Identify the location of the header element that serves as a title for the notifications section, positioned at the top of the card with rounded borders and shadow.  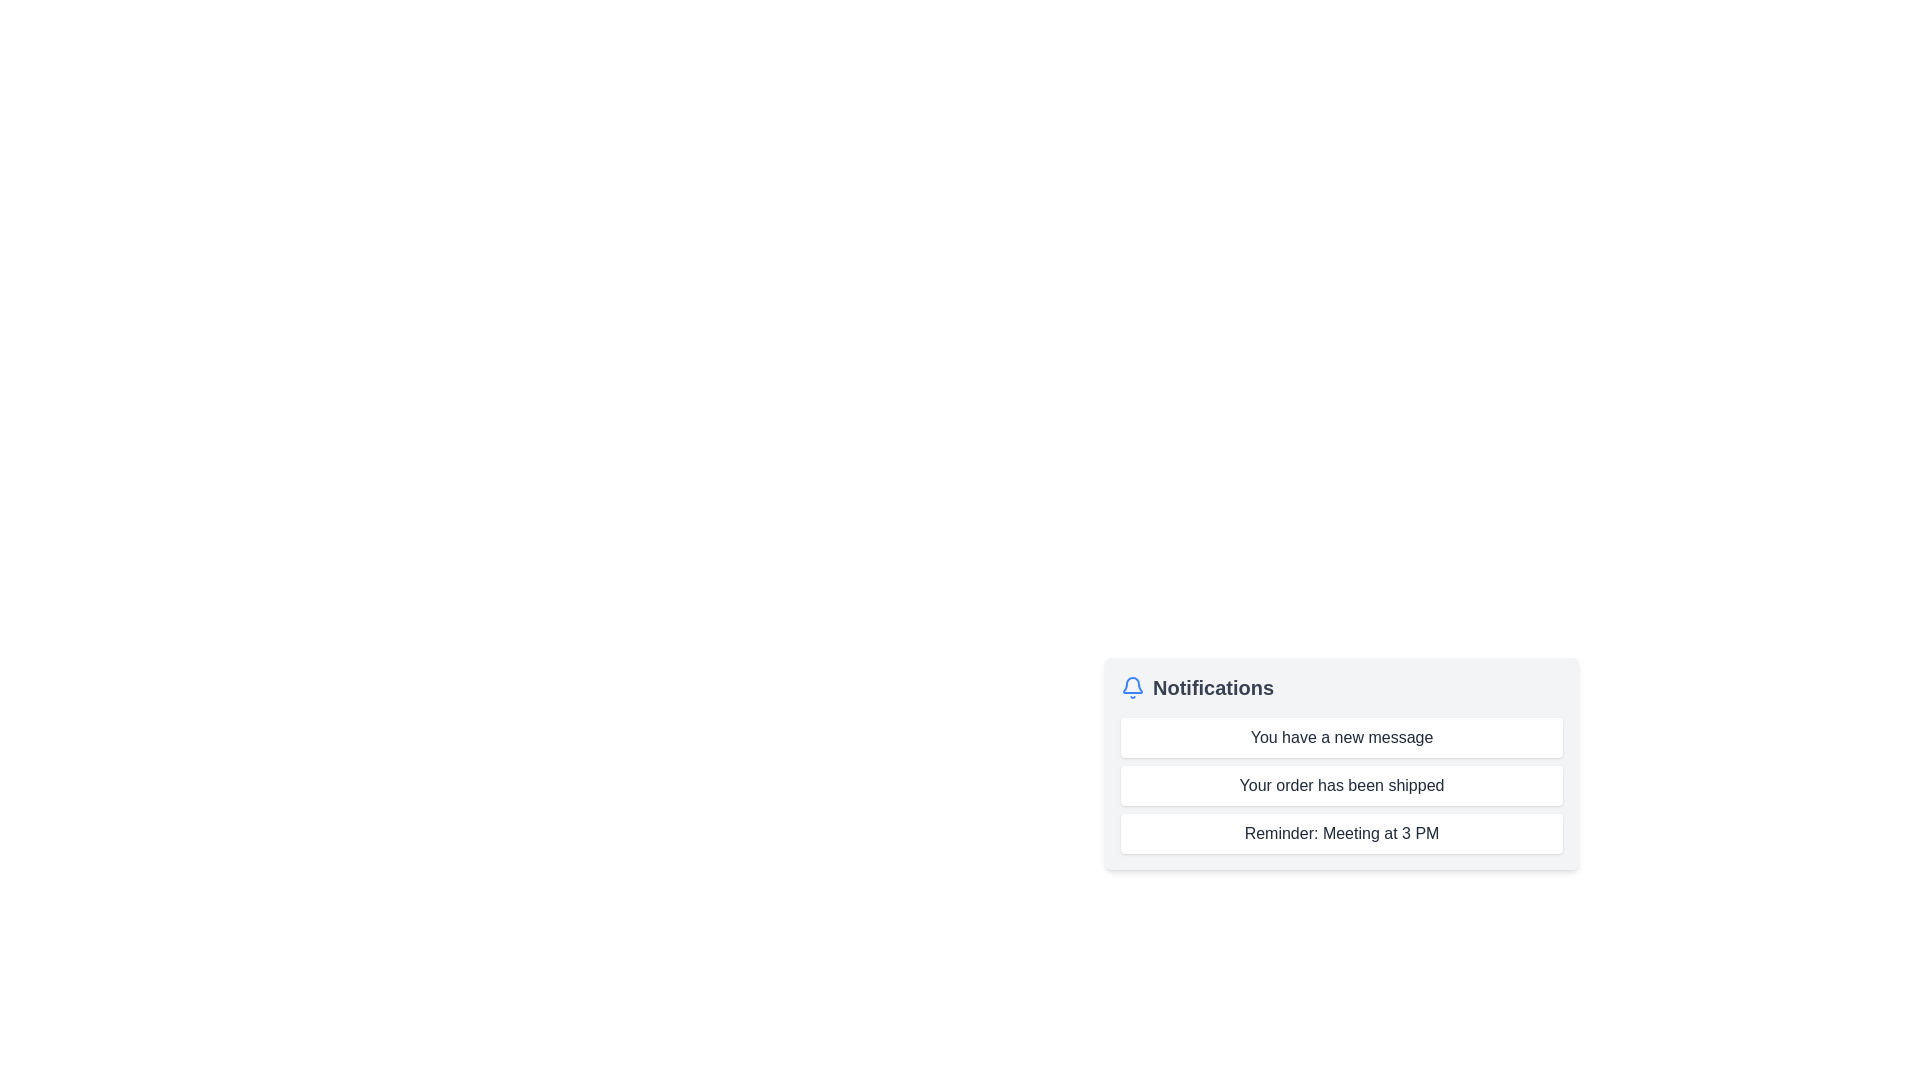
(1342, 686).